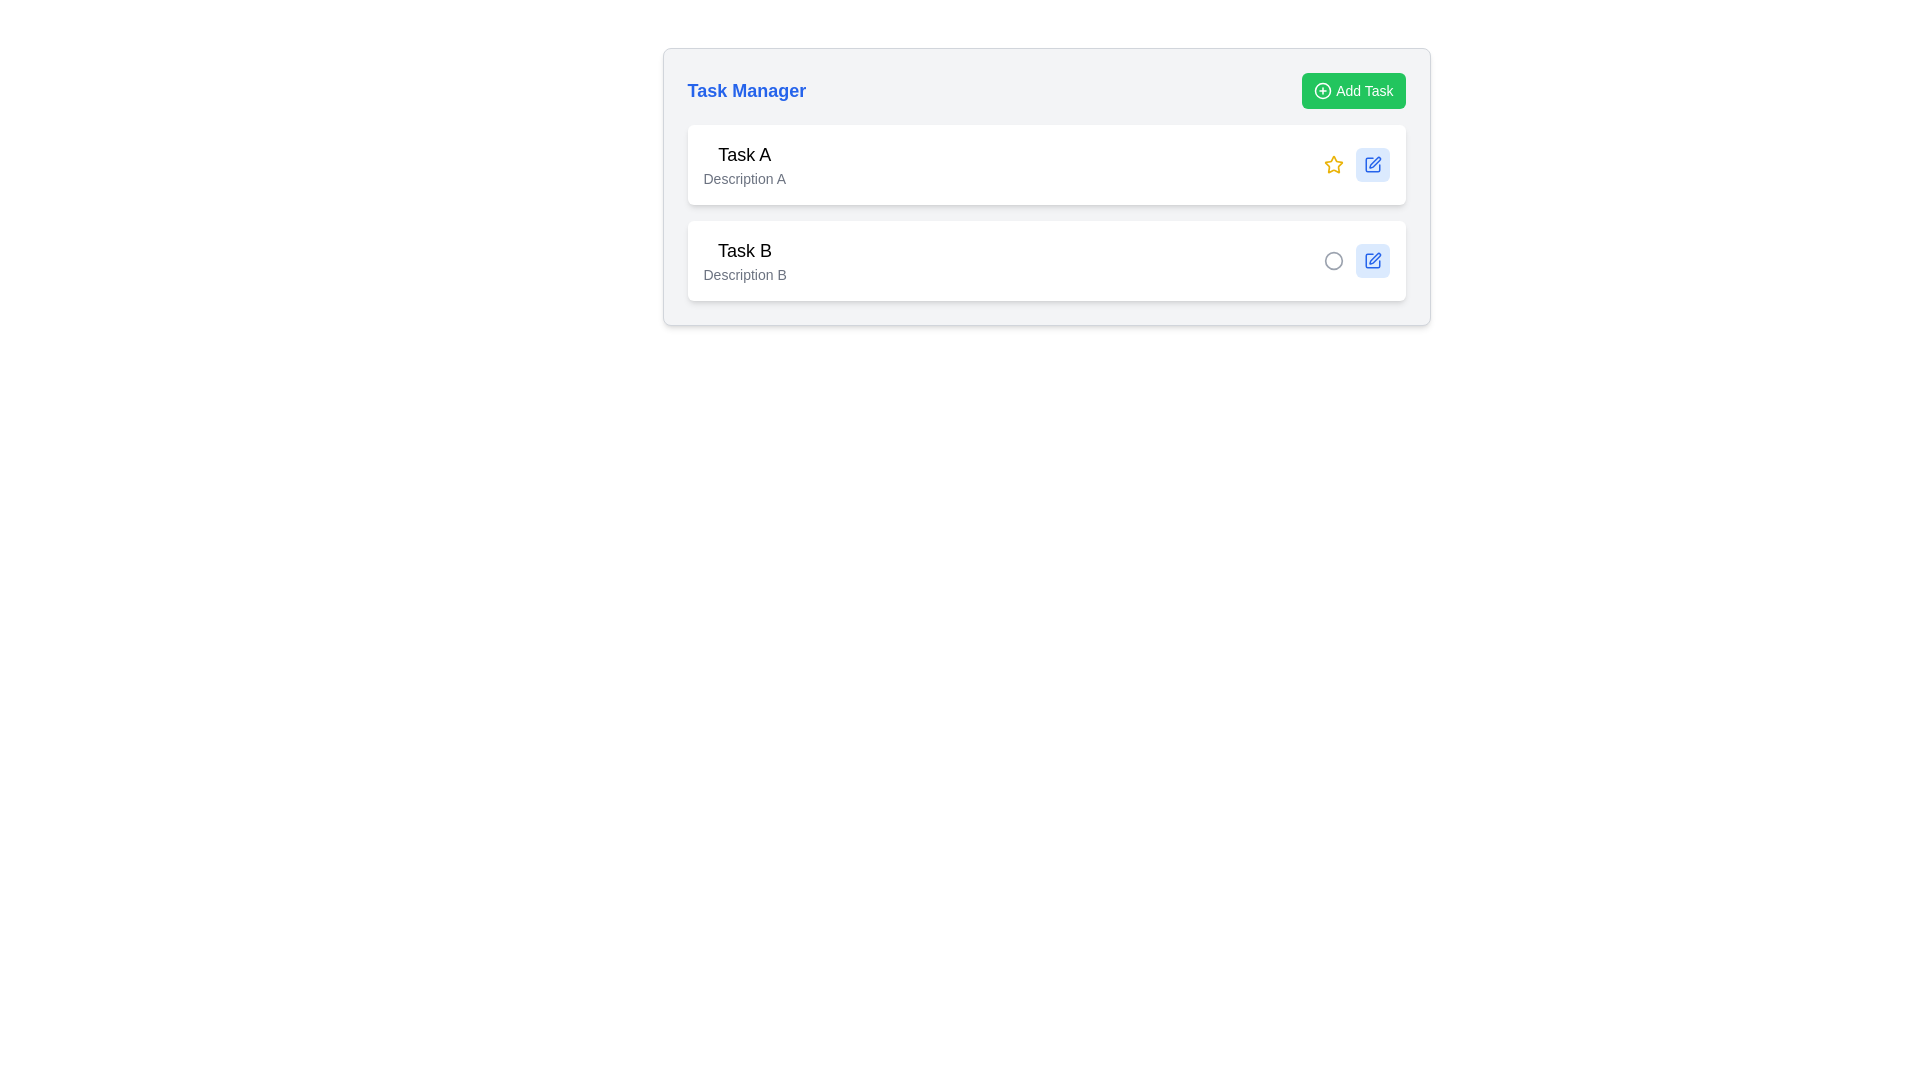 The image size is (1920, 1080). Describe the element at coordinates (743, 177) in the screenshot. I see `the descriptive text label located immediately below 'Task A' in the first card of the 'Task Manager' interface` at that location.